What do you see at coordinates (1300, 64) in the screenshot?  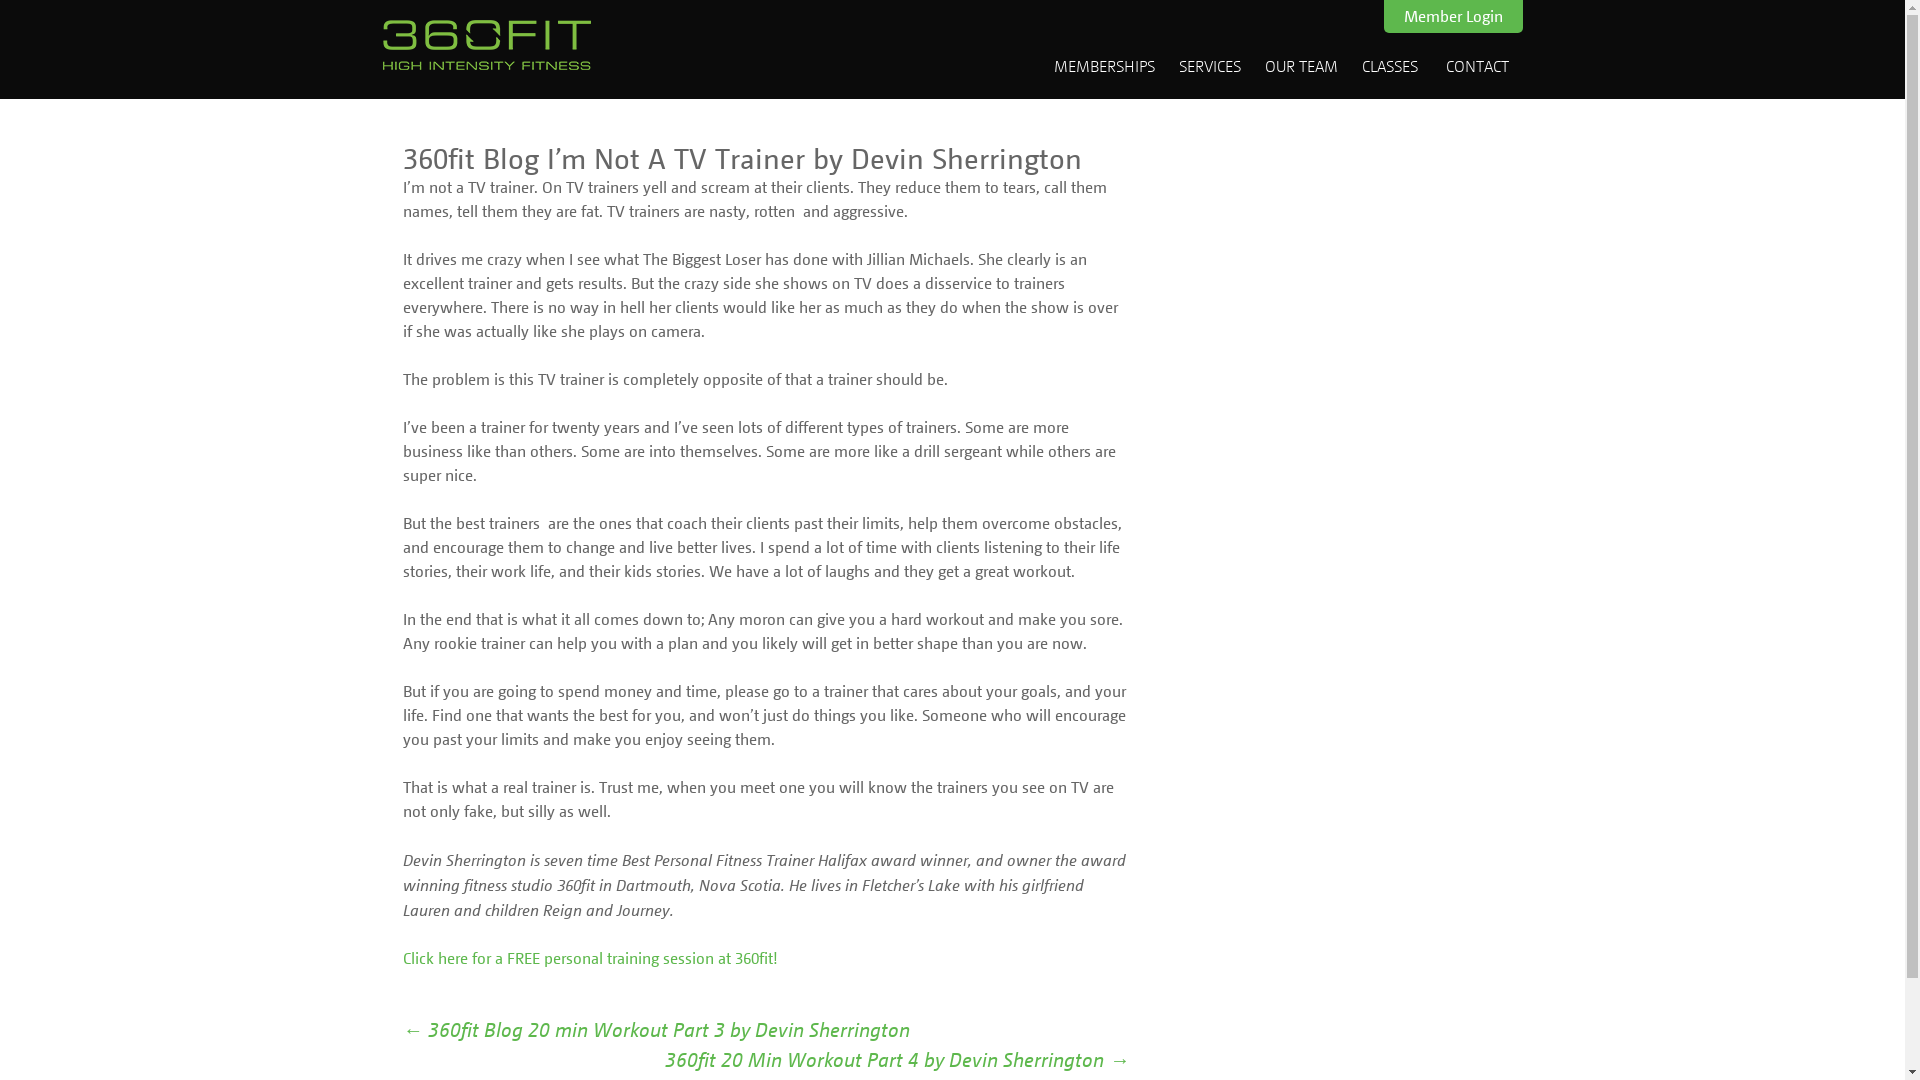 I see `'OUR TEAM'` at bounding box center [1300, 64].